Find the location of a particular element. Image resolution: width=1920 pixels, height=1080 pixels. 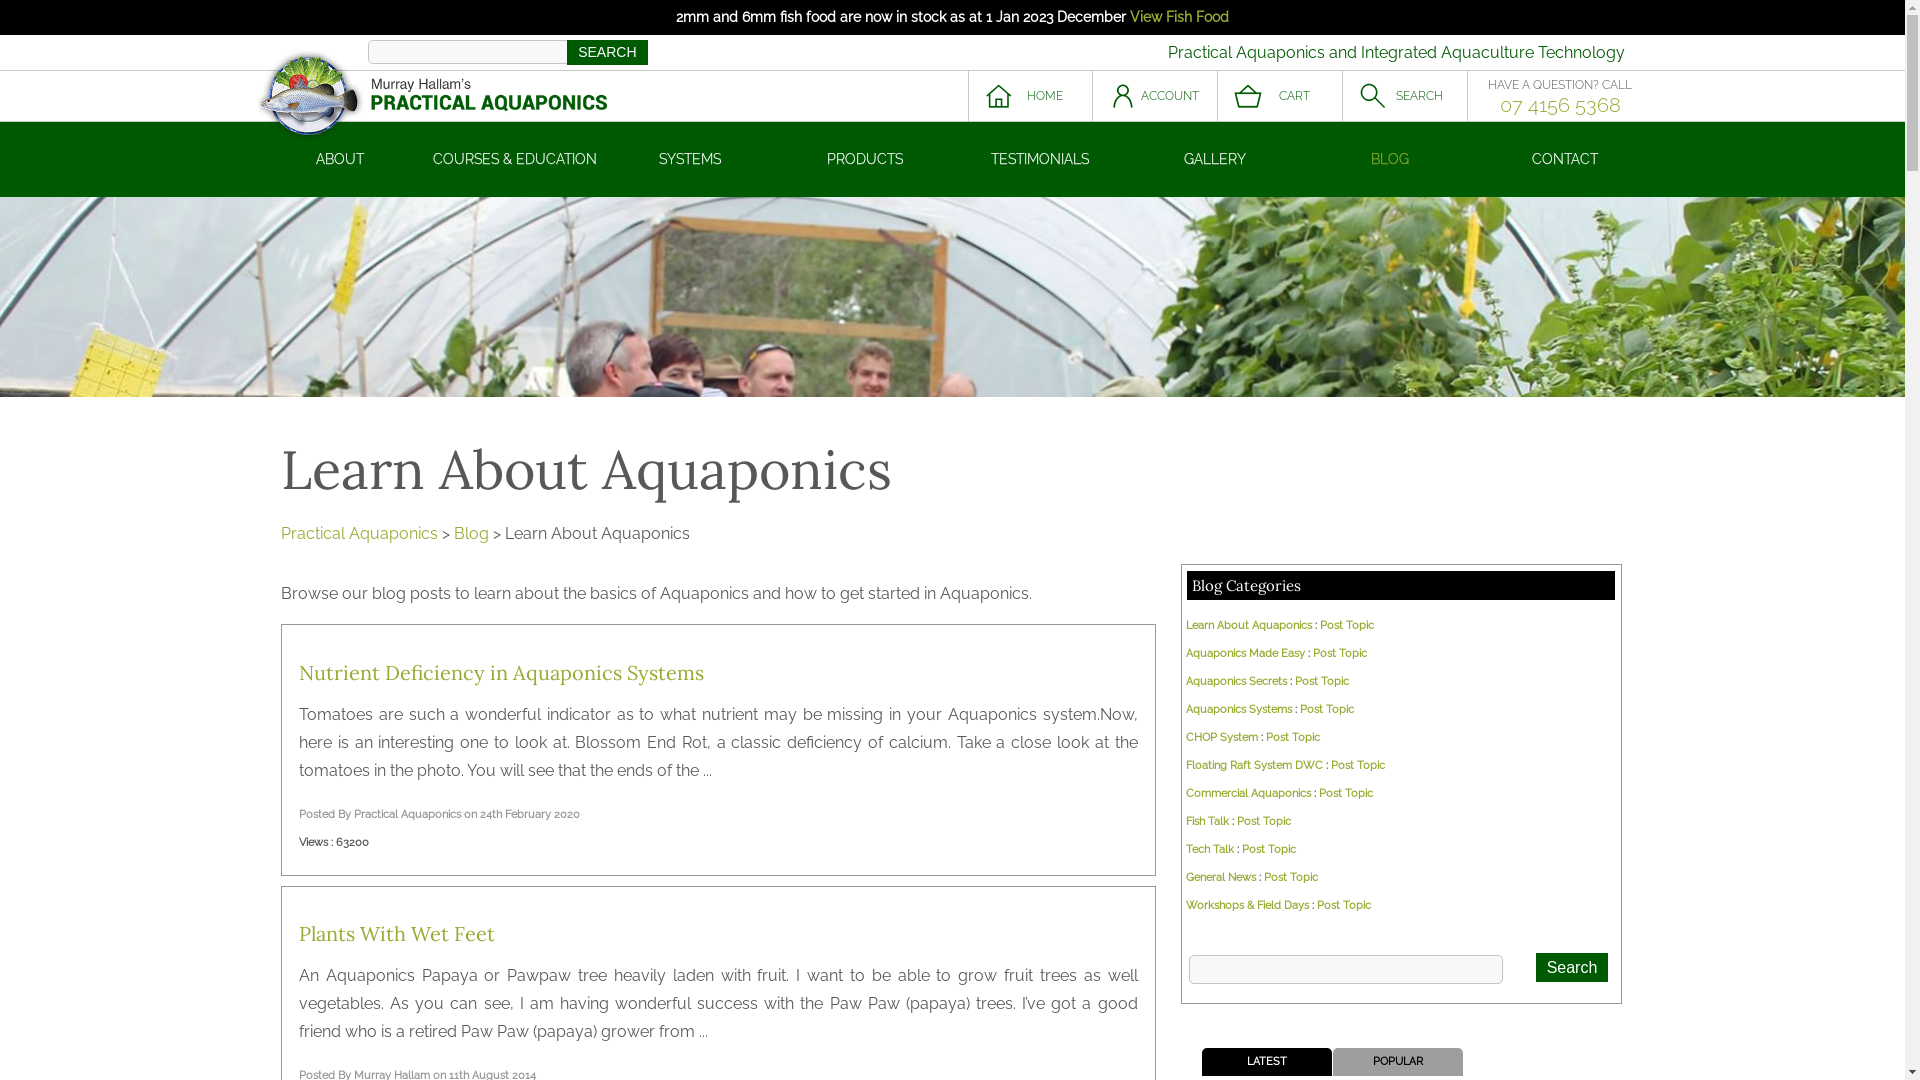

'Blog Categories' is located at coordinates (1245, 585).